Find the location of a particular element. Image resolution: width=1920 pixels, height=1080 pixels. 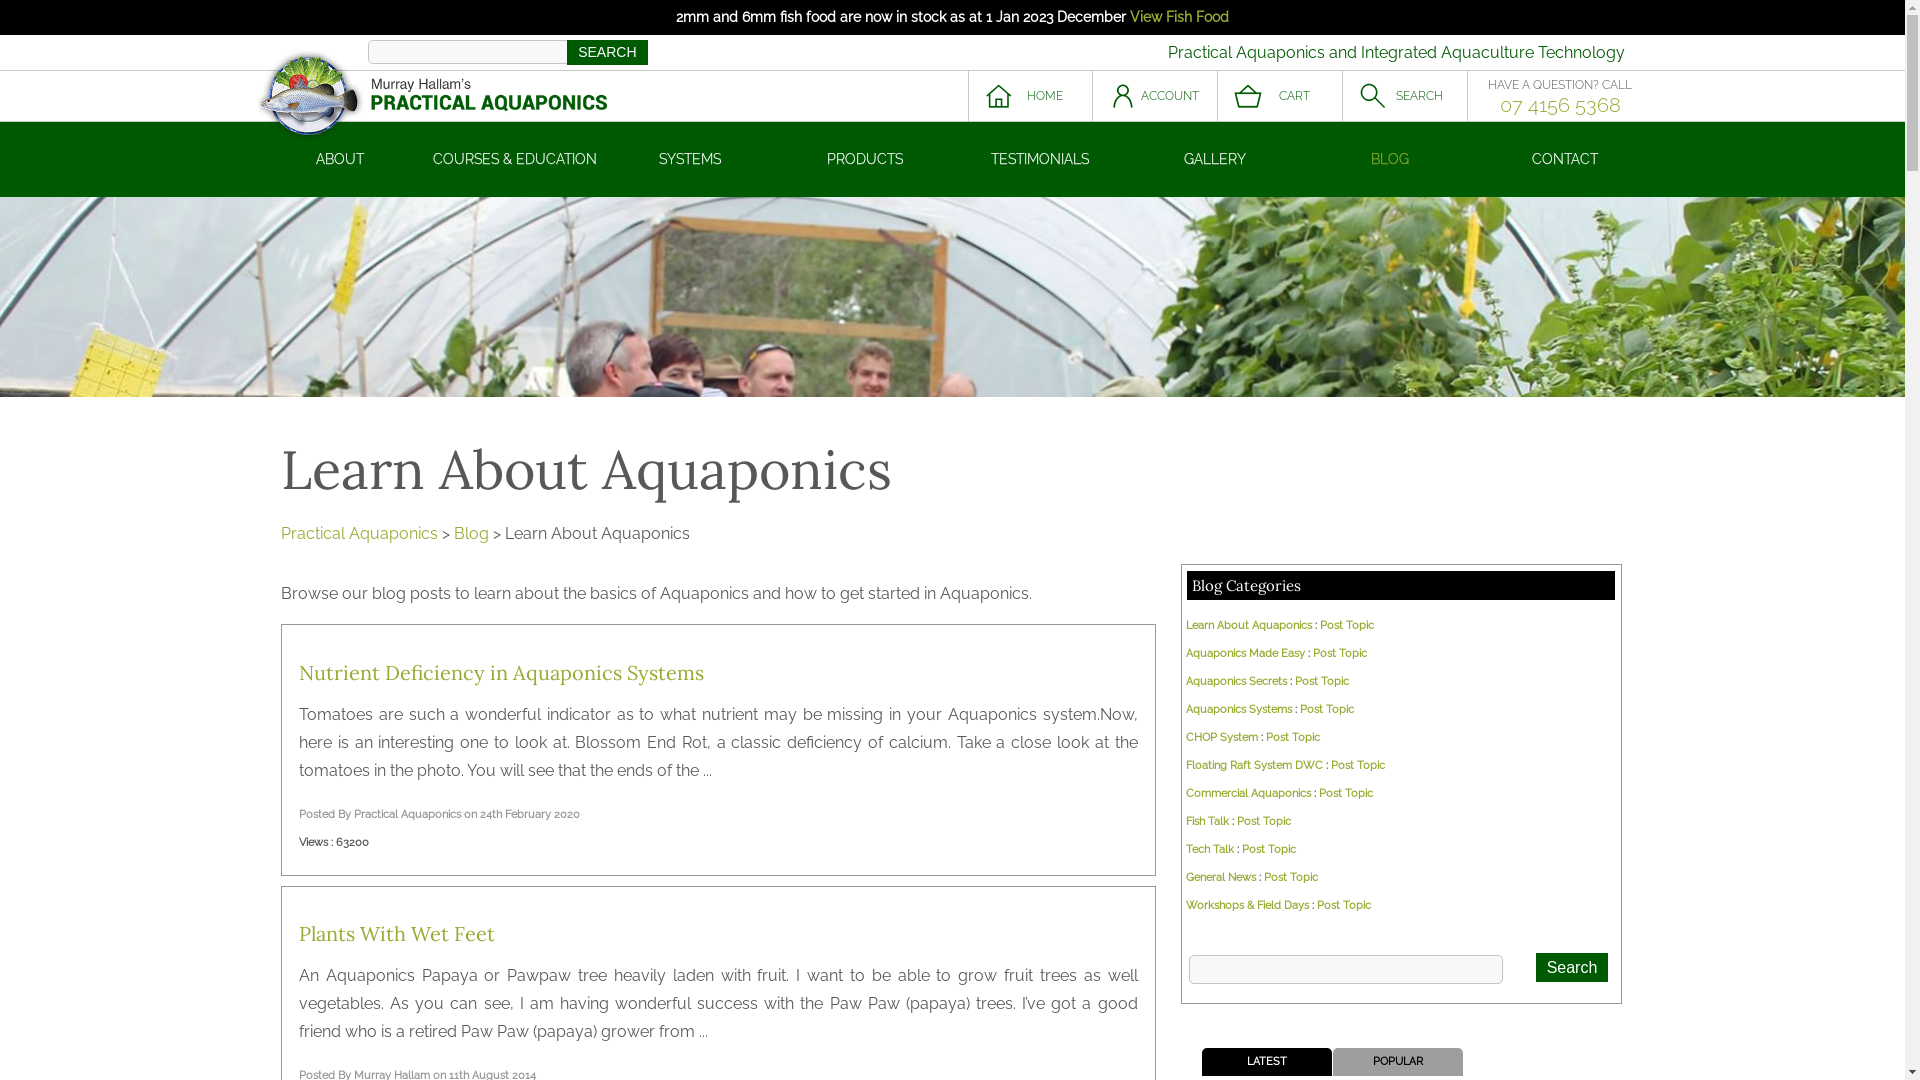

'Blog Categories' is located at coordinates (1245, 585).